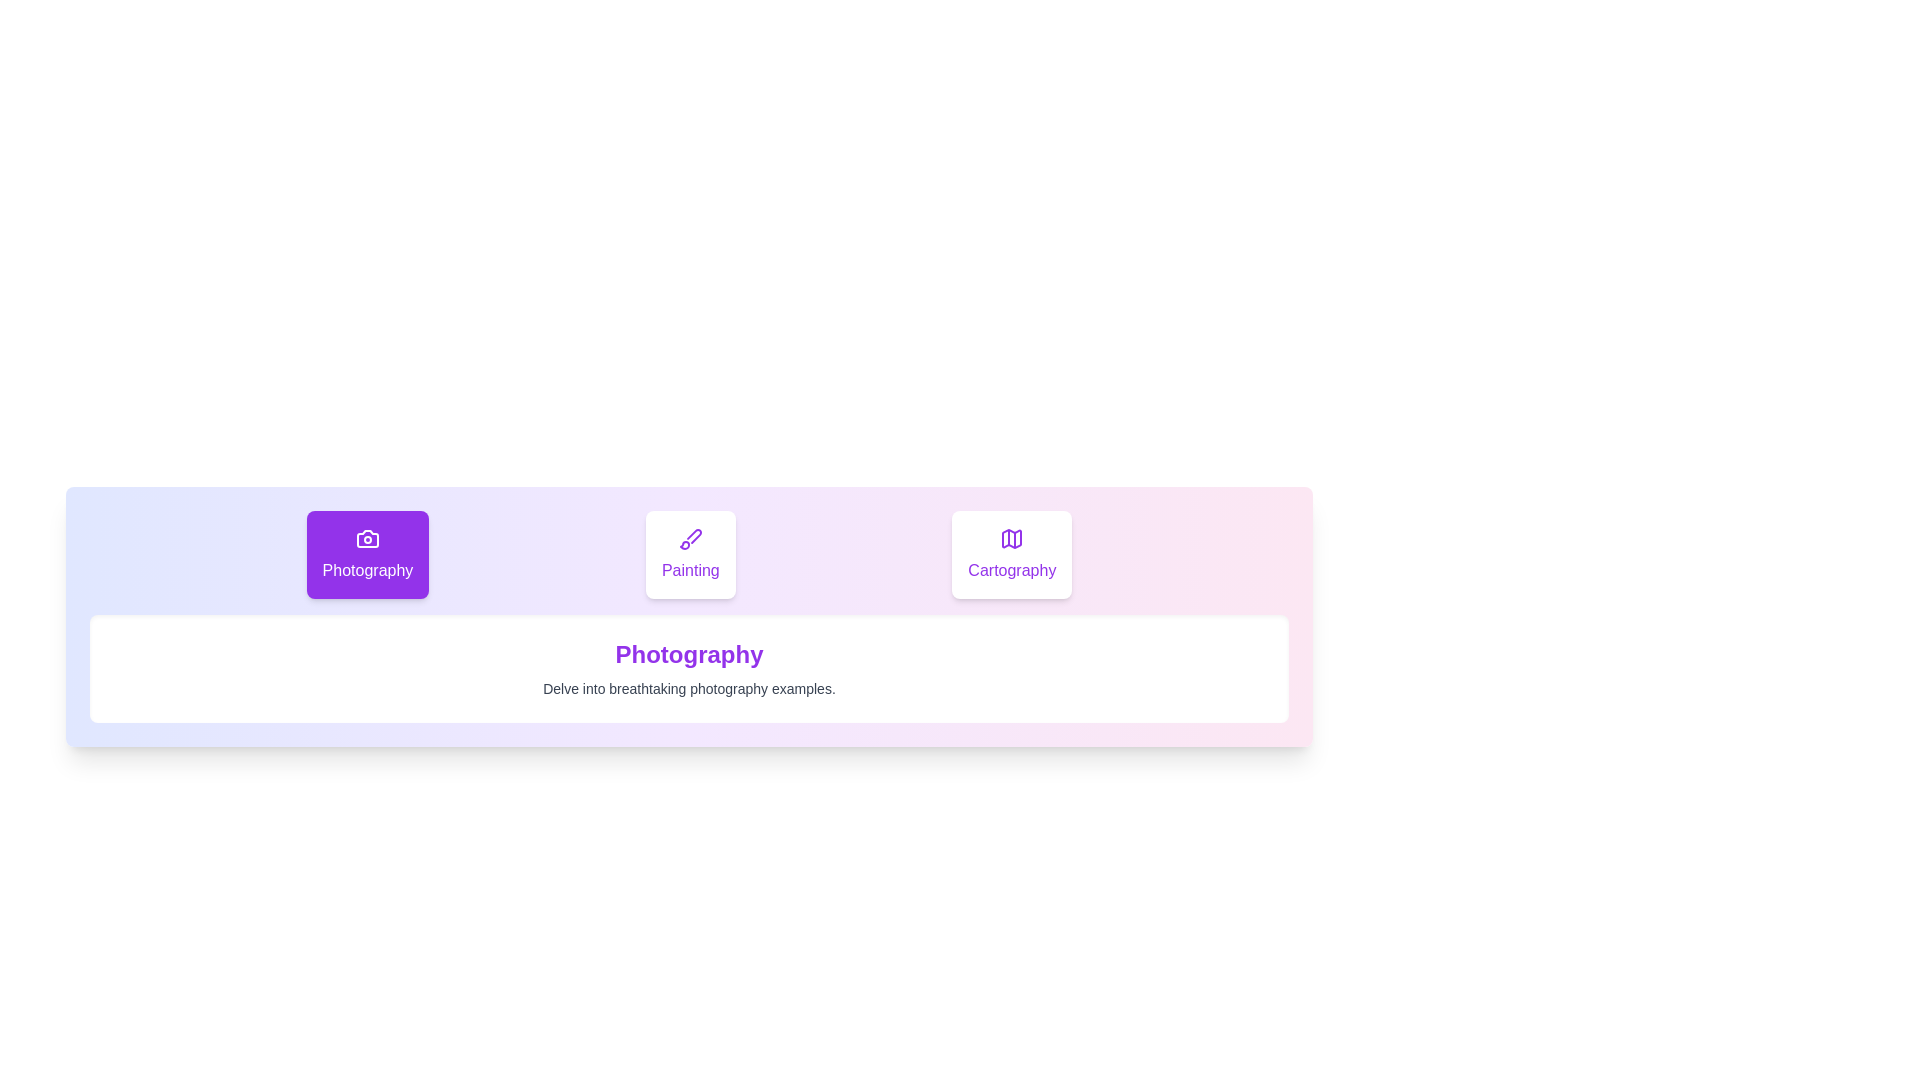 This screenshot has width=1920, height=1080. I want to click on the tab labeled Cartography to switch to its content, so click(1012, 555).